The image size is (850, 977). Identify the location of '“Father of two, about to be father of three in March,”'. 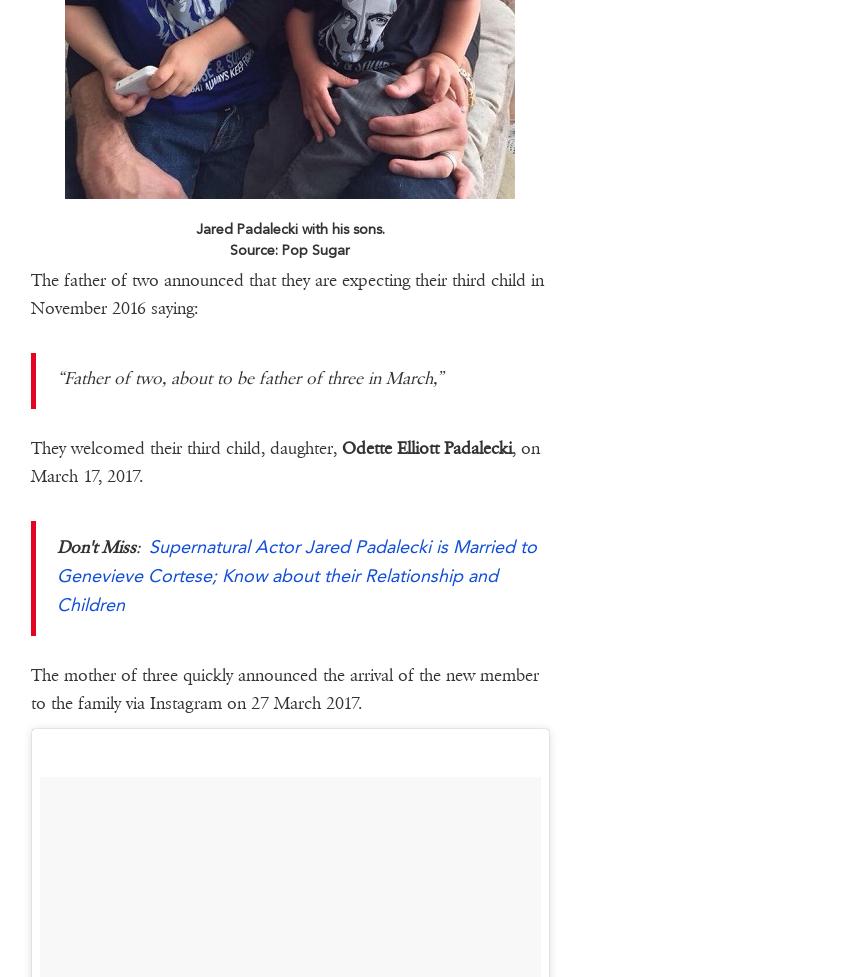
(253, 377).